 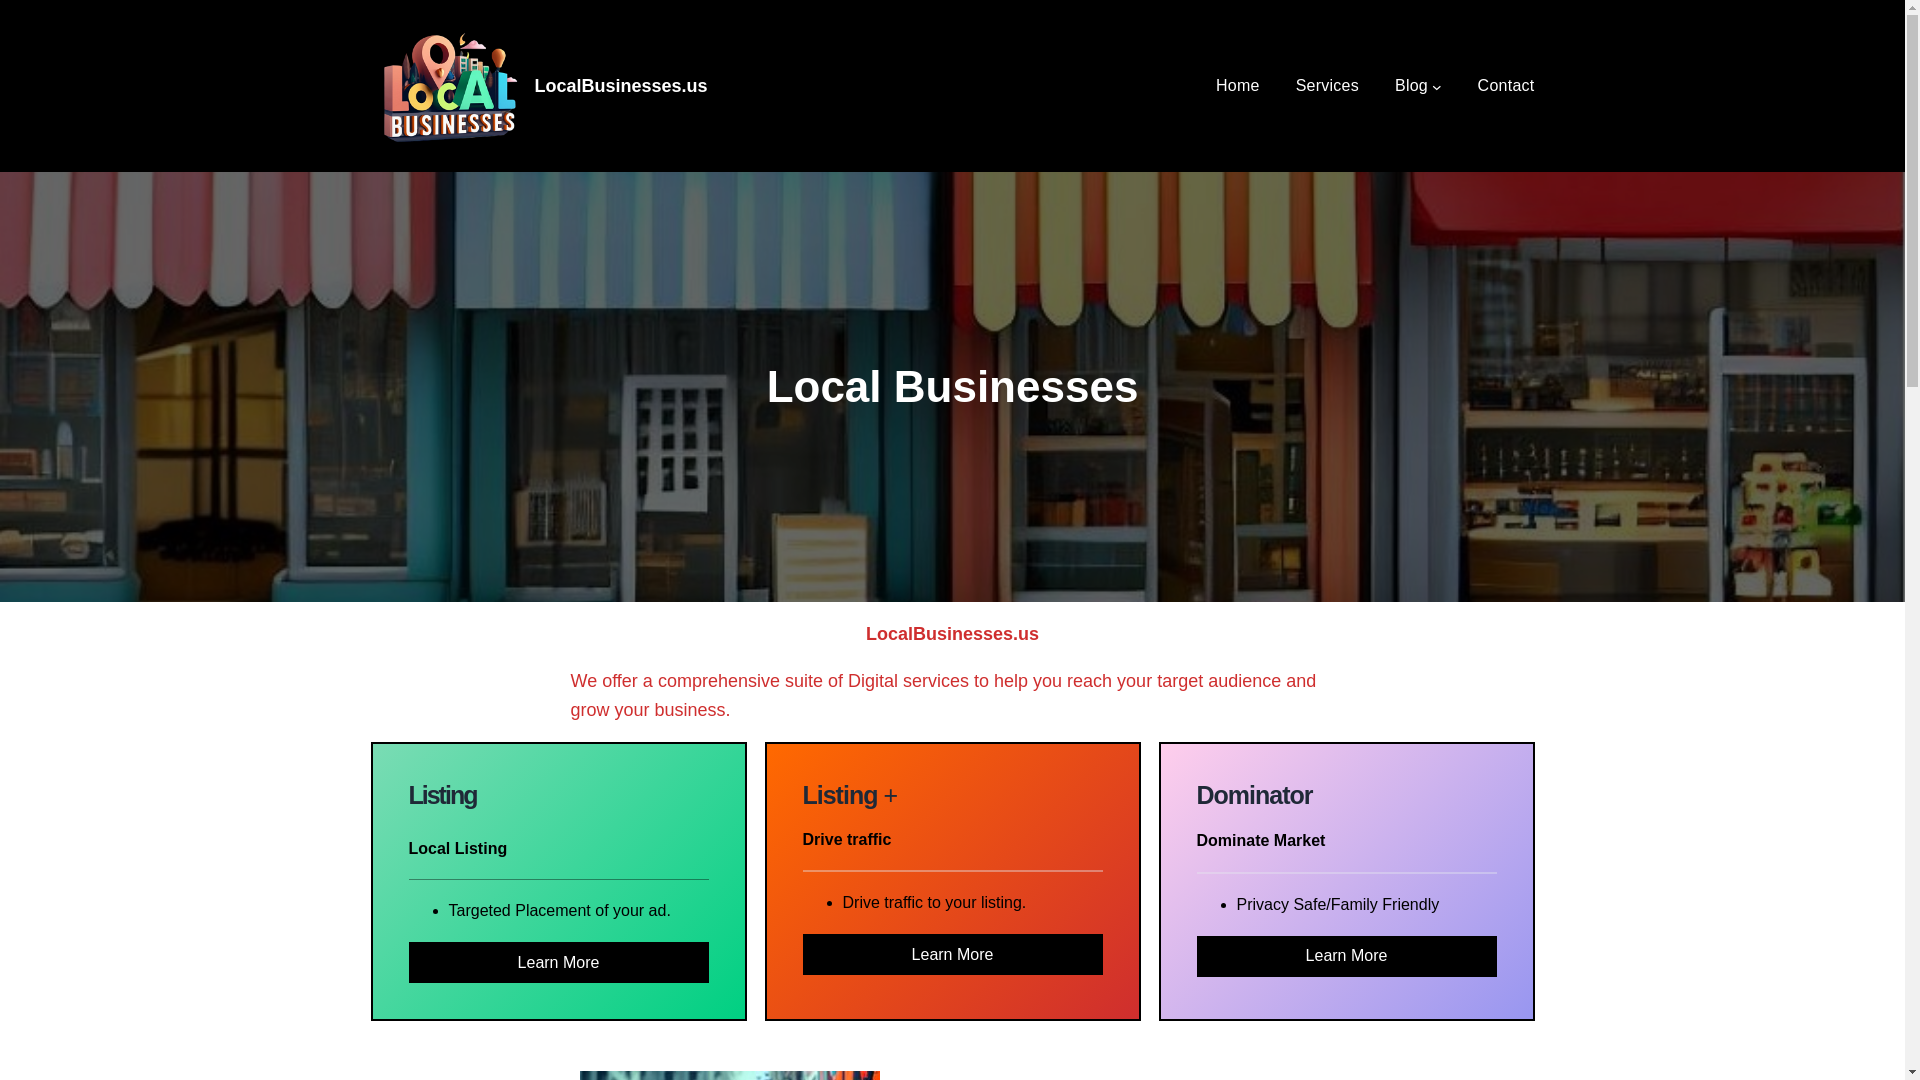 I want to click on 'Learn More', so click(x=1345, y=955).